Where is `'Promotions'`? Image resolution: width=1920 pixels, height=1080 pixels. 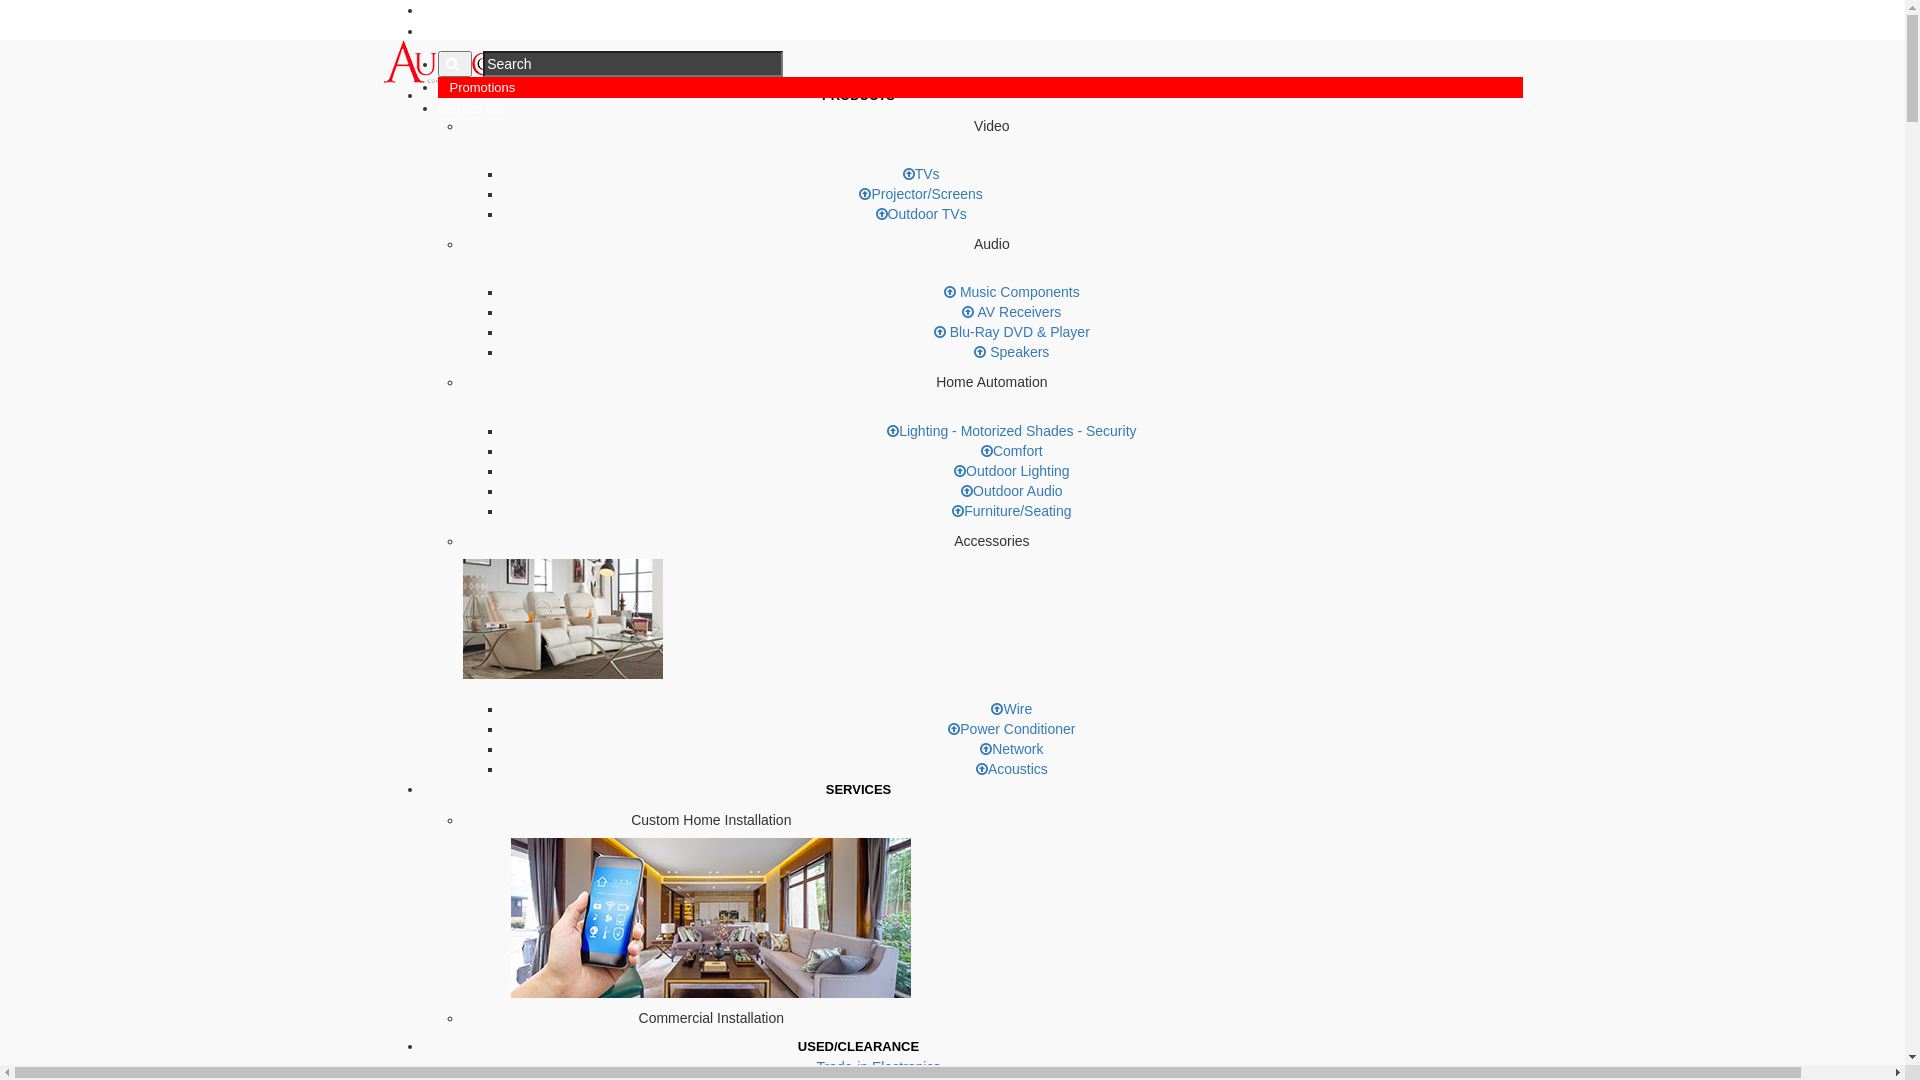
'Promotions' is located at coordinates (483, 86).